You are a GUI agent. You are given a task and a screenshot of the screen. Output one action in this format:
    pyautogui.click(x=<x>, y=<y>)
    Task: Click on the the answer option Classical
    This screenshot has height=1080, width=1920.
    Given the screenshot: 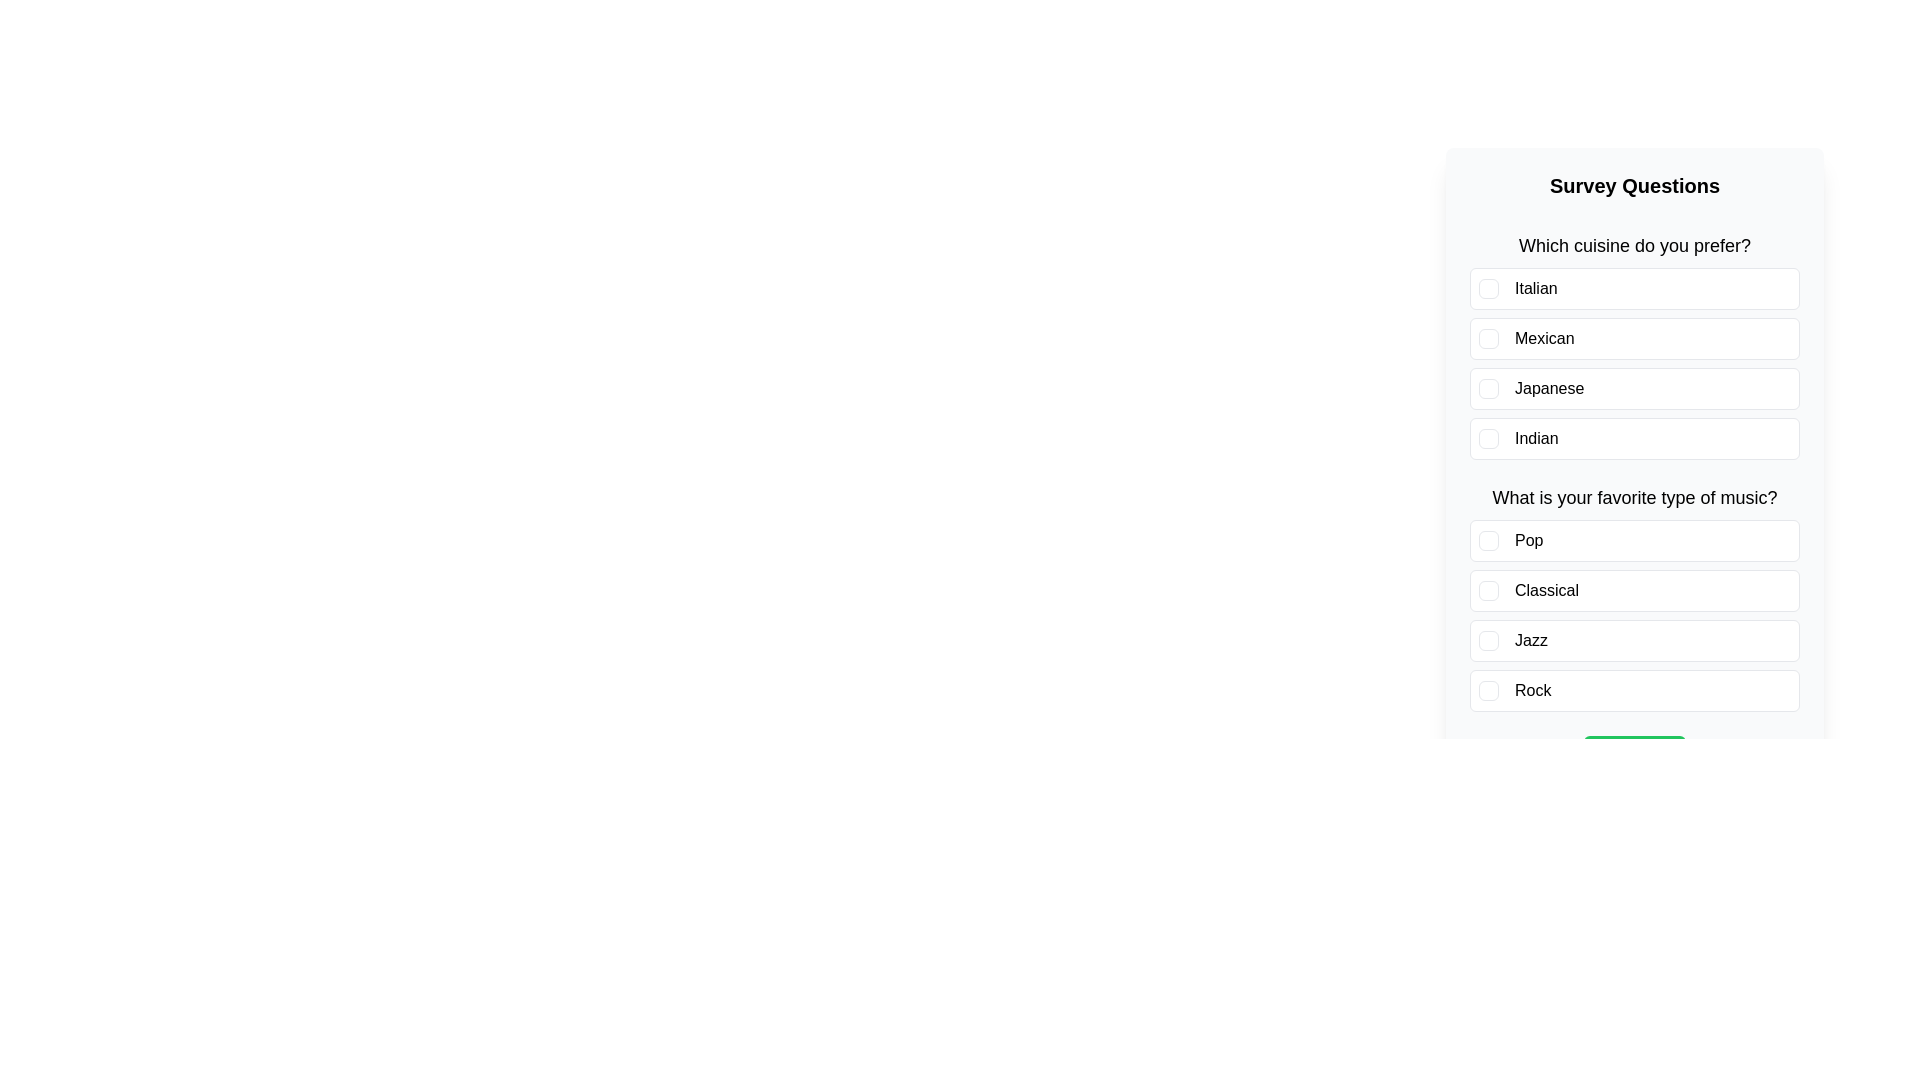 What is the action you would take?
    pyautogui.click(x=1635, y=589)
    